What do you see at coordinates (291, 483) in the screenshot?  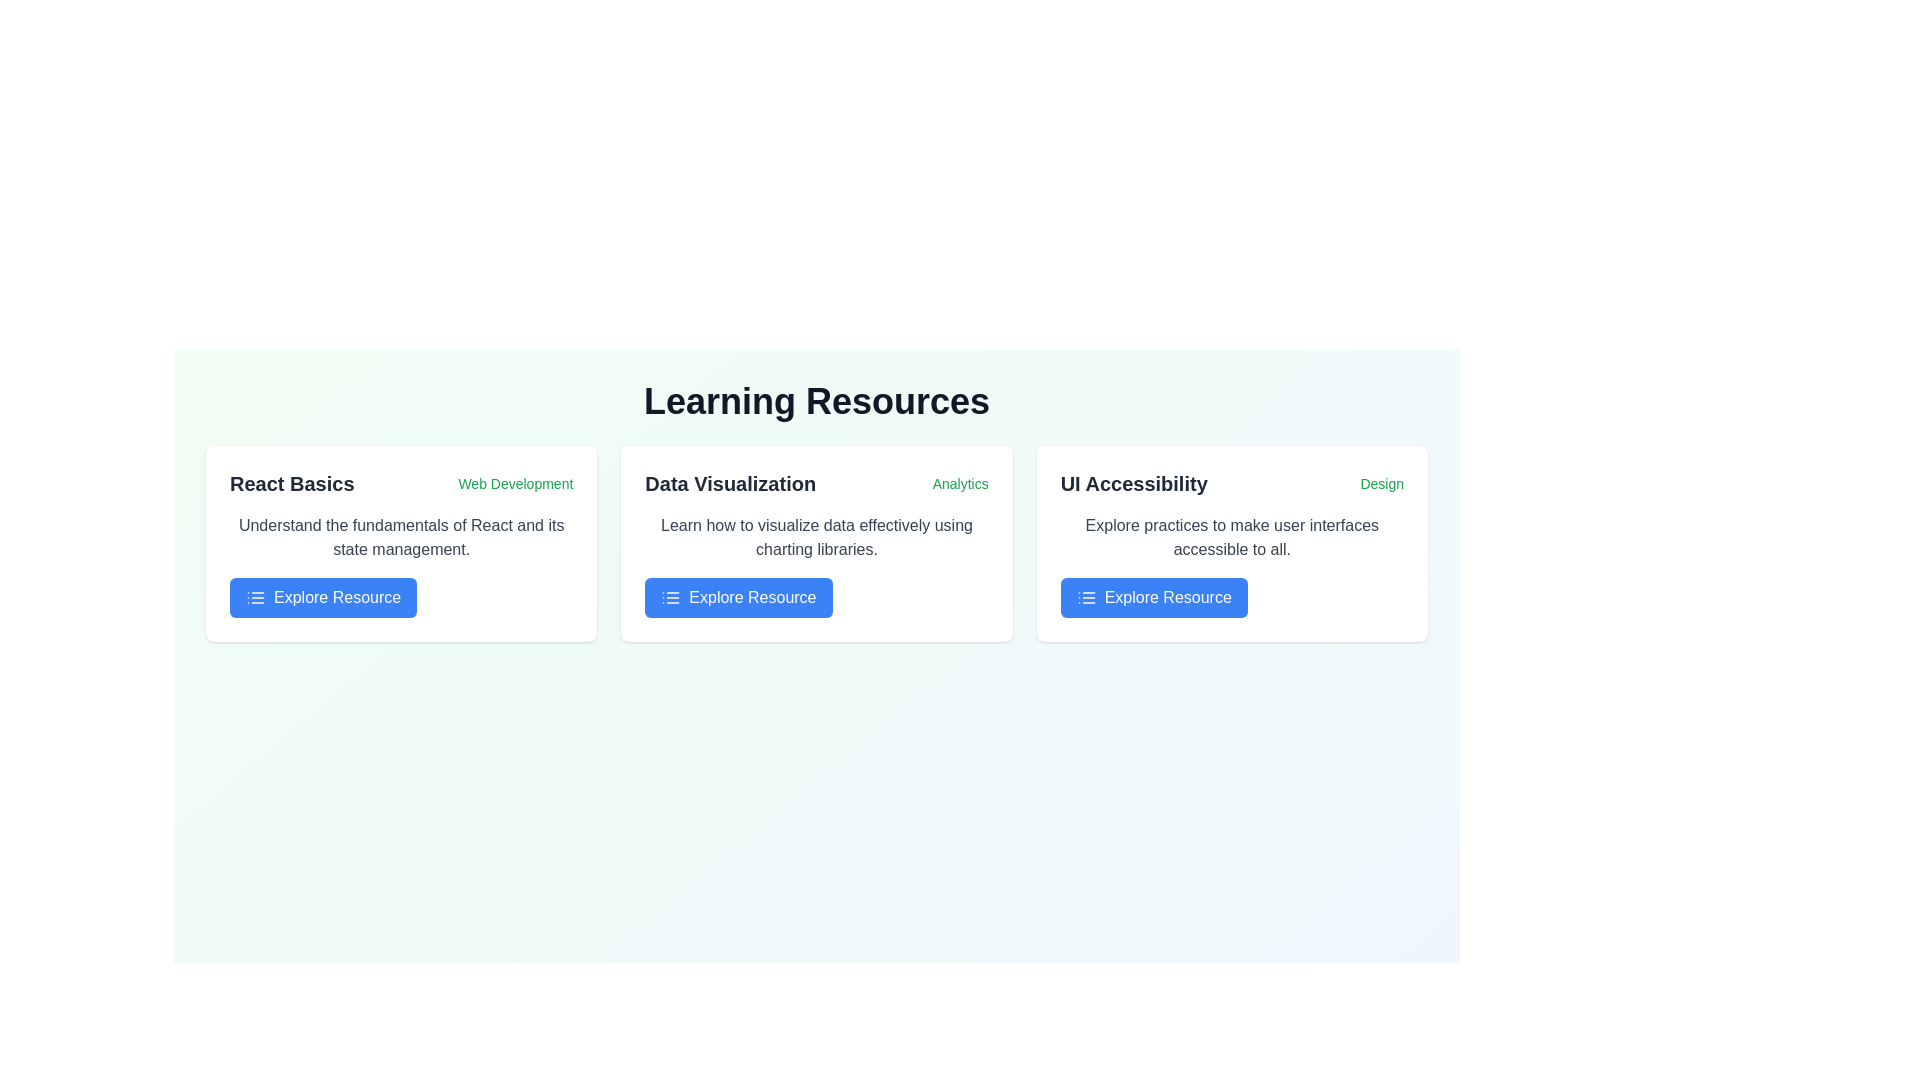 I see `the text label displaying the title 'React Basics' located within the leftmost card of the three-card row, under the header 'Learning Resources'` at bounding box center [291, 483].